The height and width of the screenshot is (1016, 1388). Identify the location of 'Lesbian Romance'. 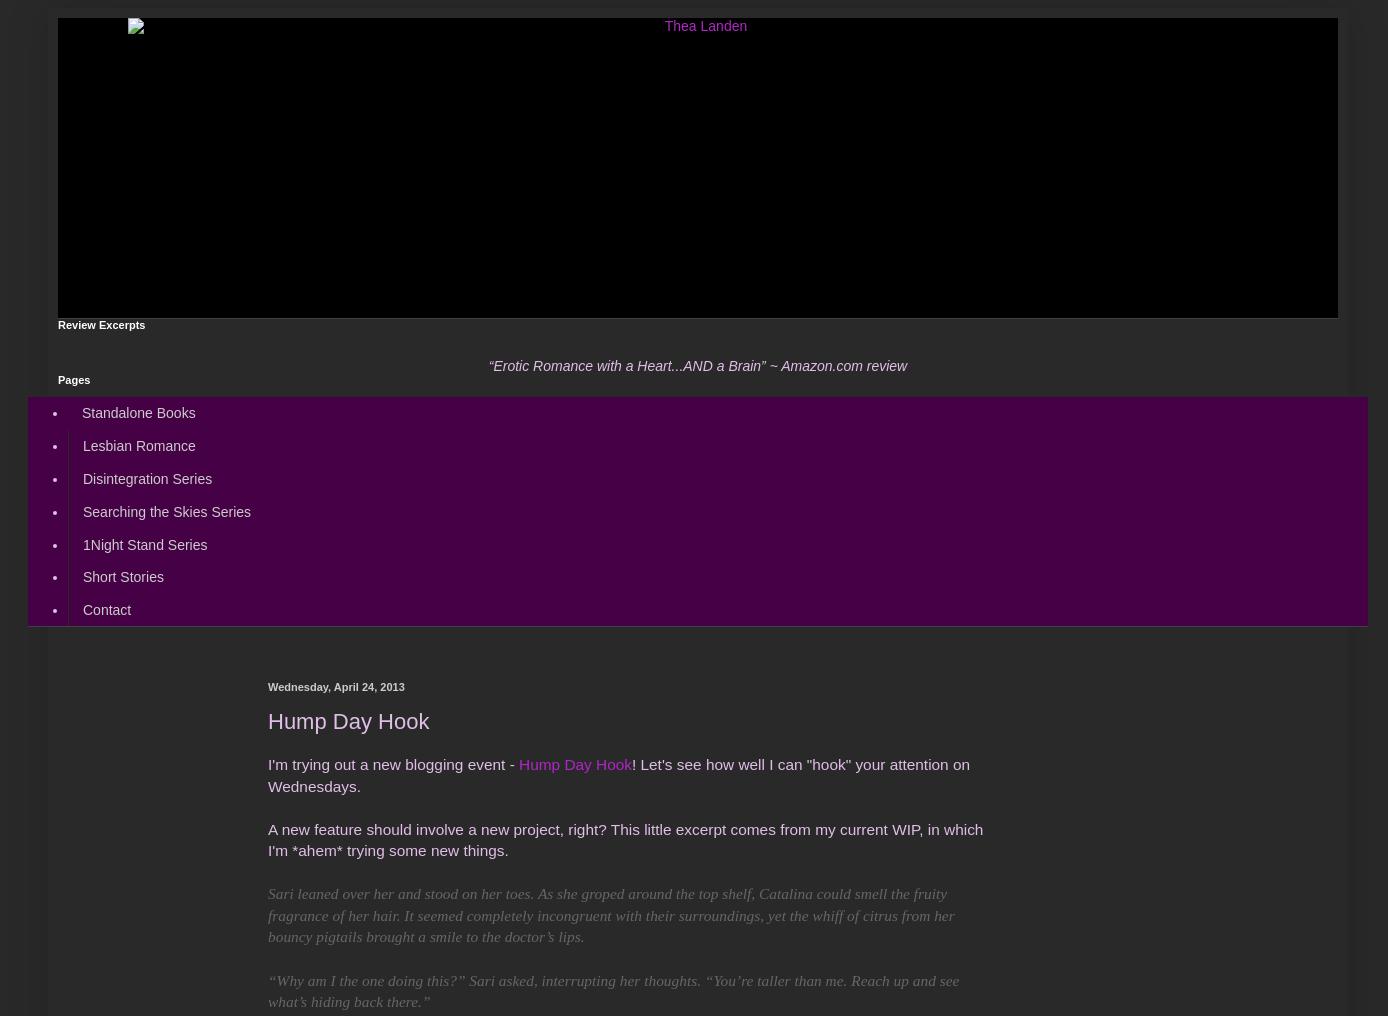
(138, 446).